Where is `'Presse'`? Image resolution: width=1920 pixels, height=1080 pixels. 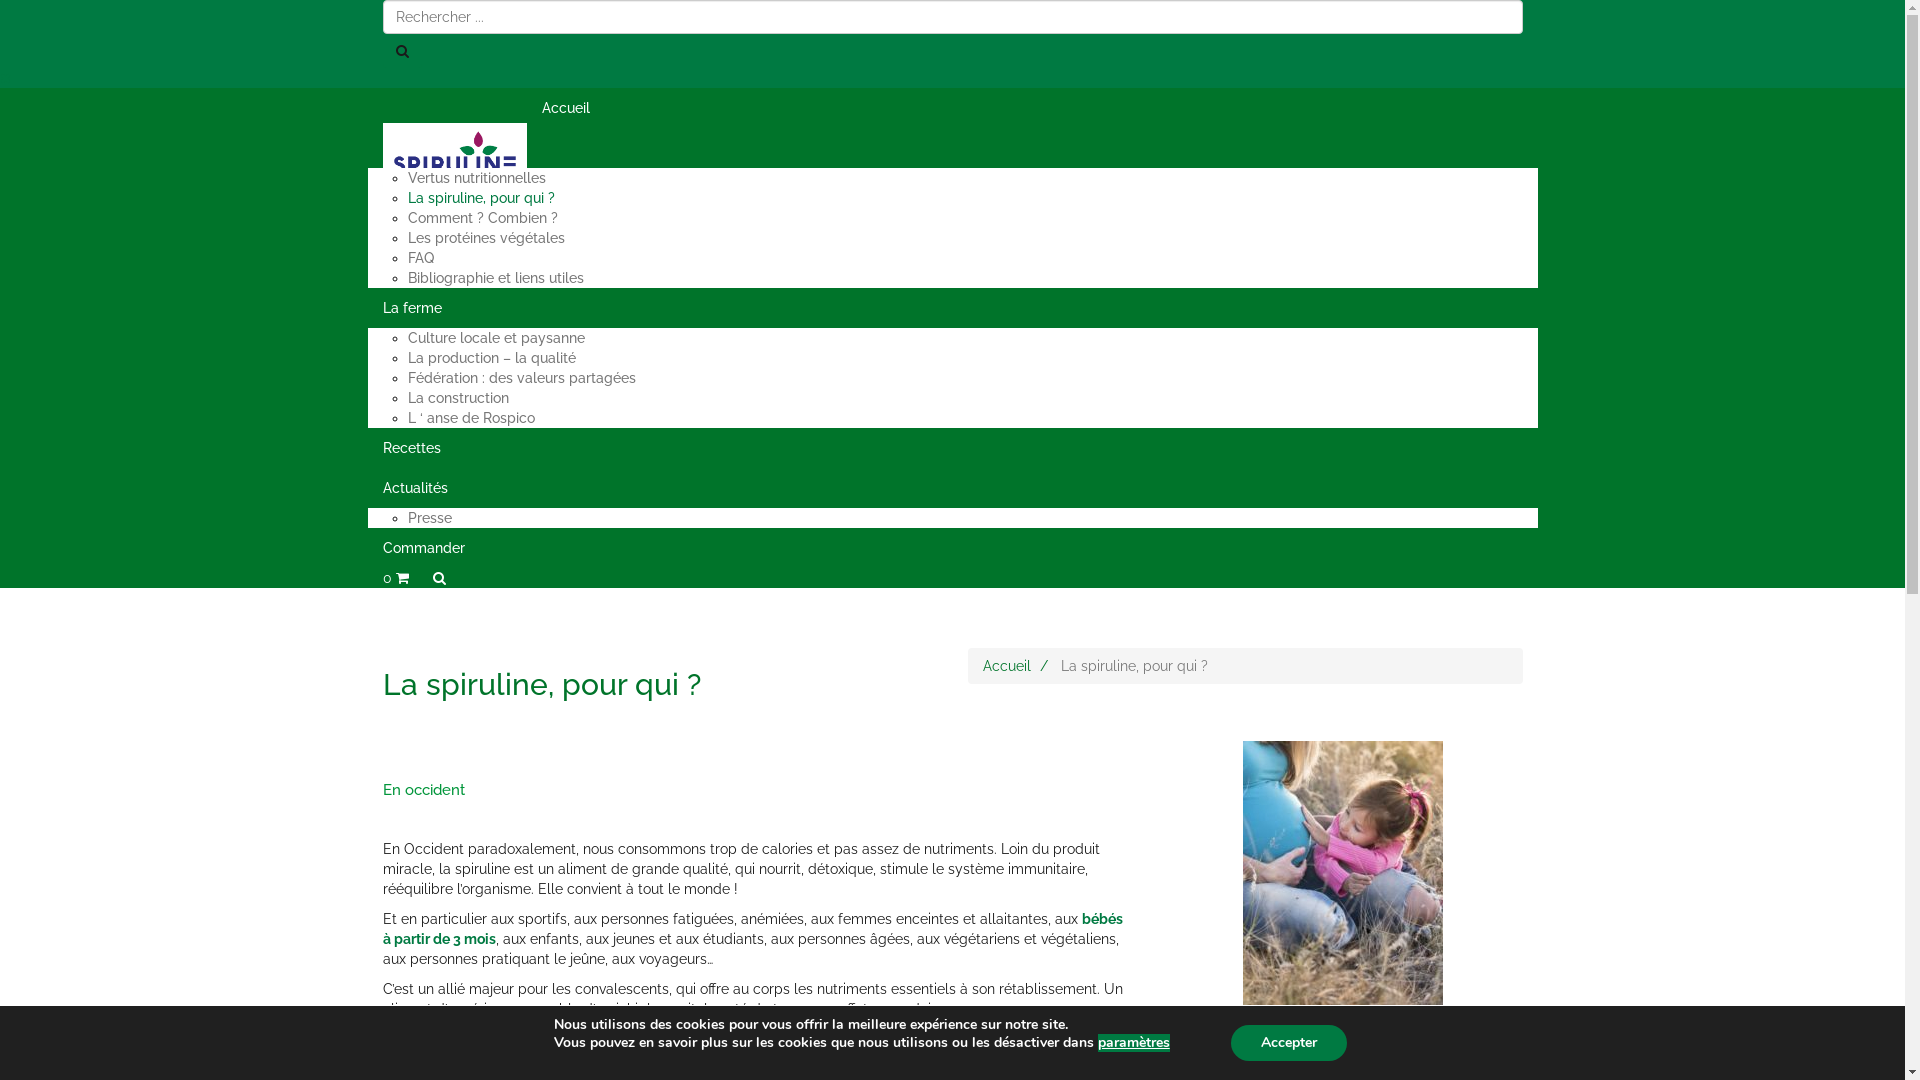 'Presse' is located at coordinates (429, 516).